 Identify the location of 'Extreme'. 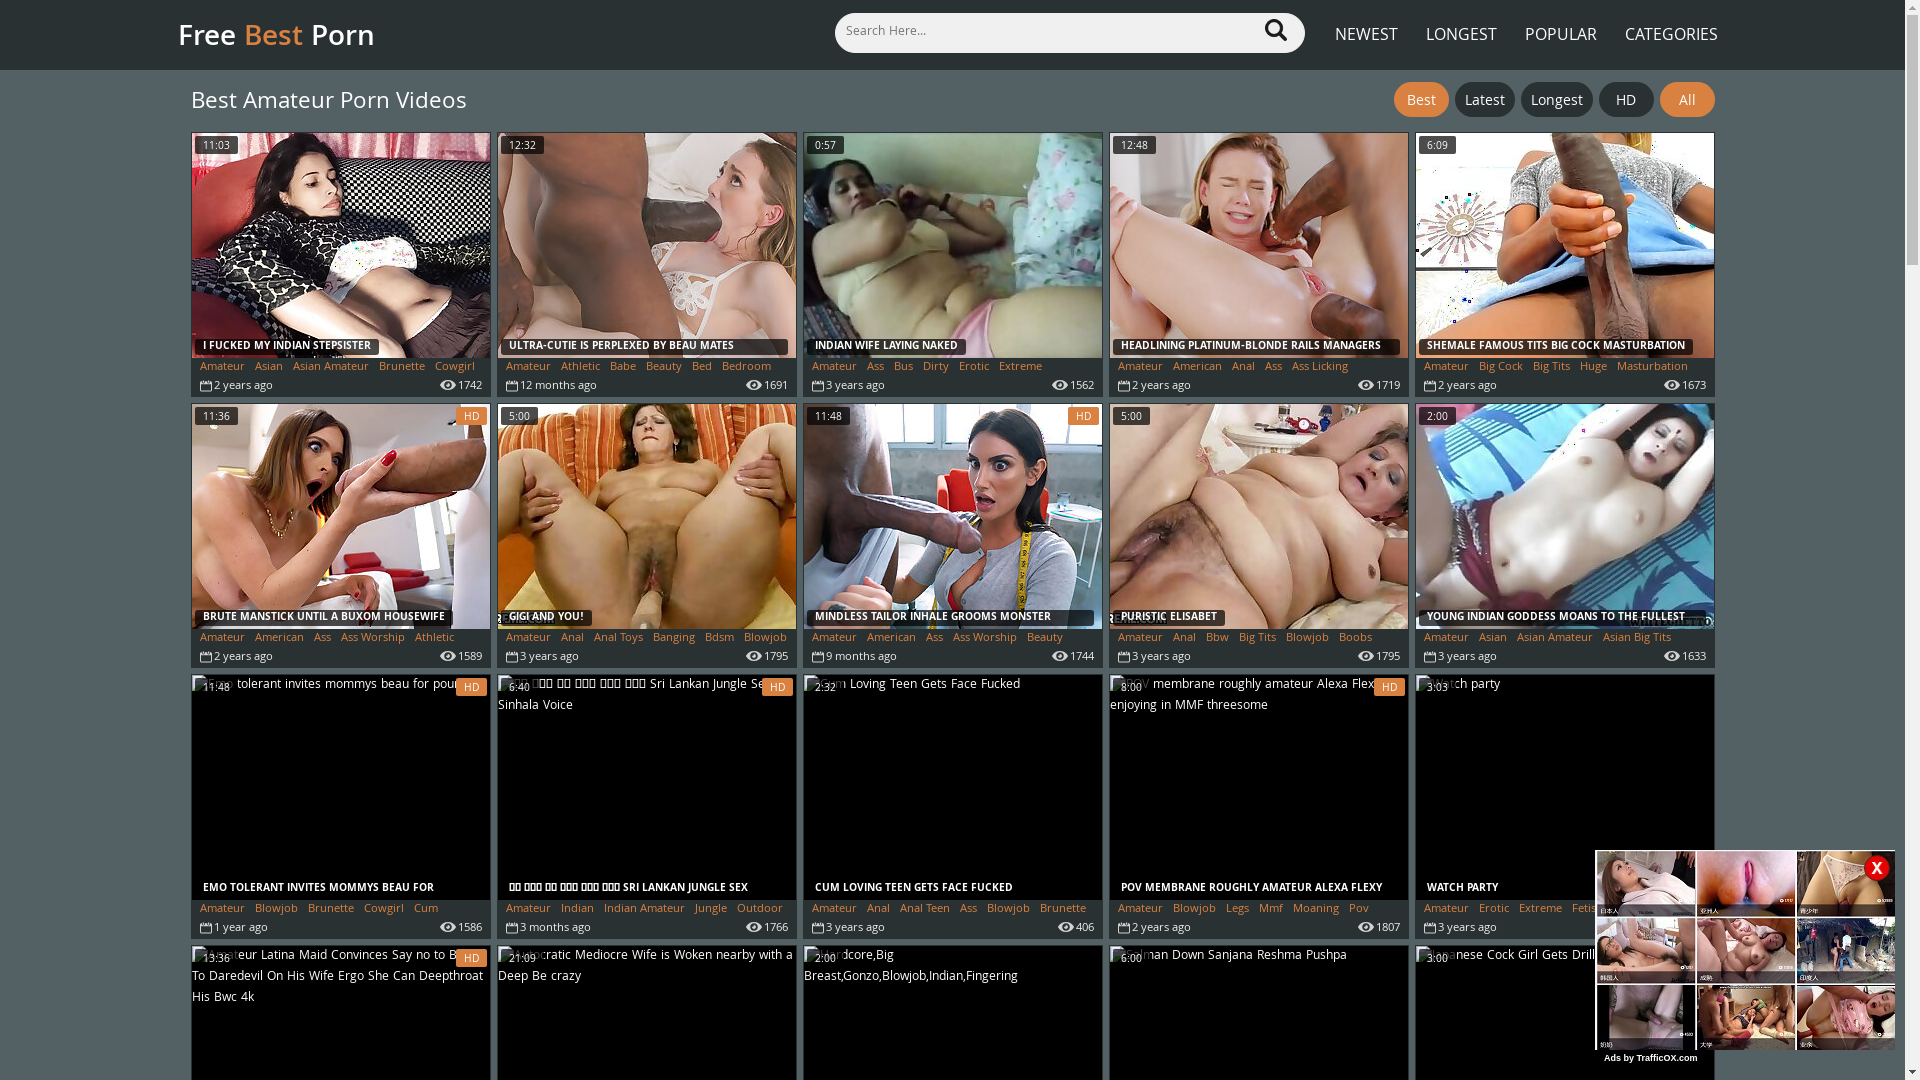
(1019, 367).